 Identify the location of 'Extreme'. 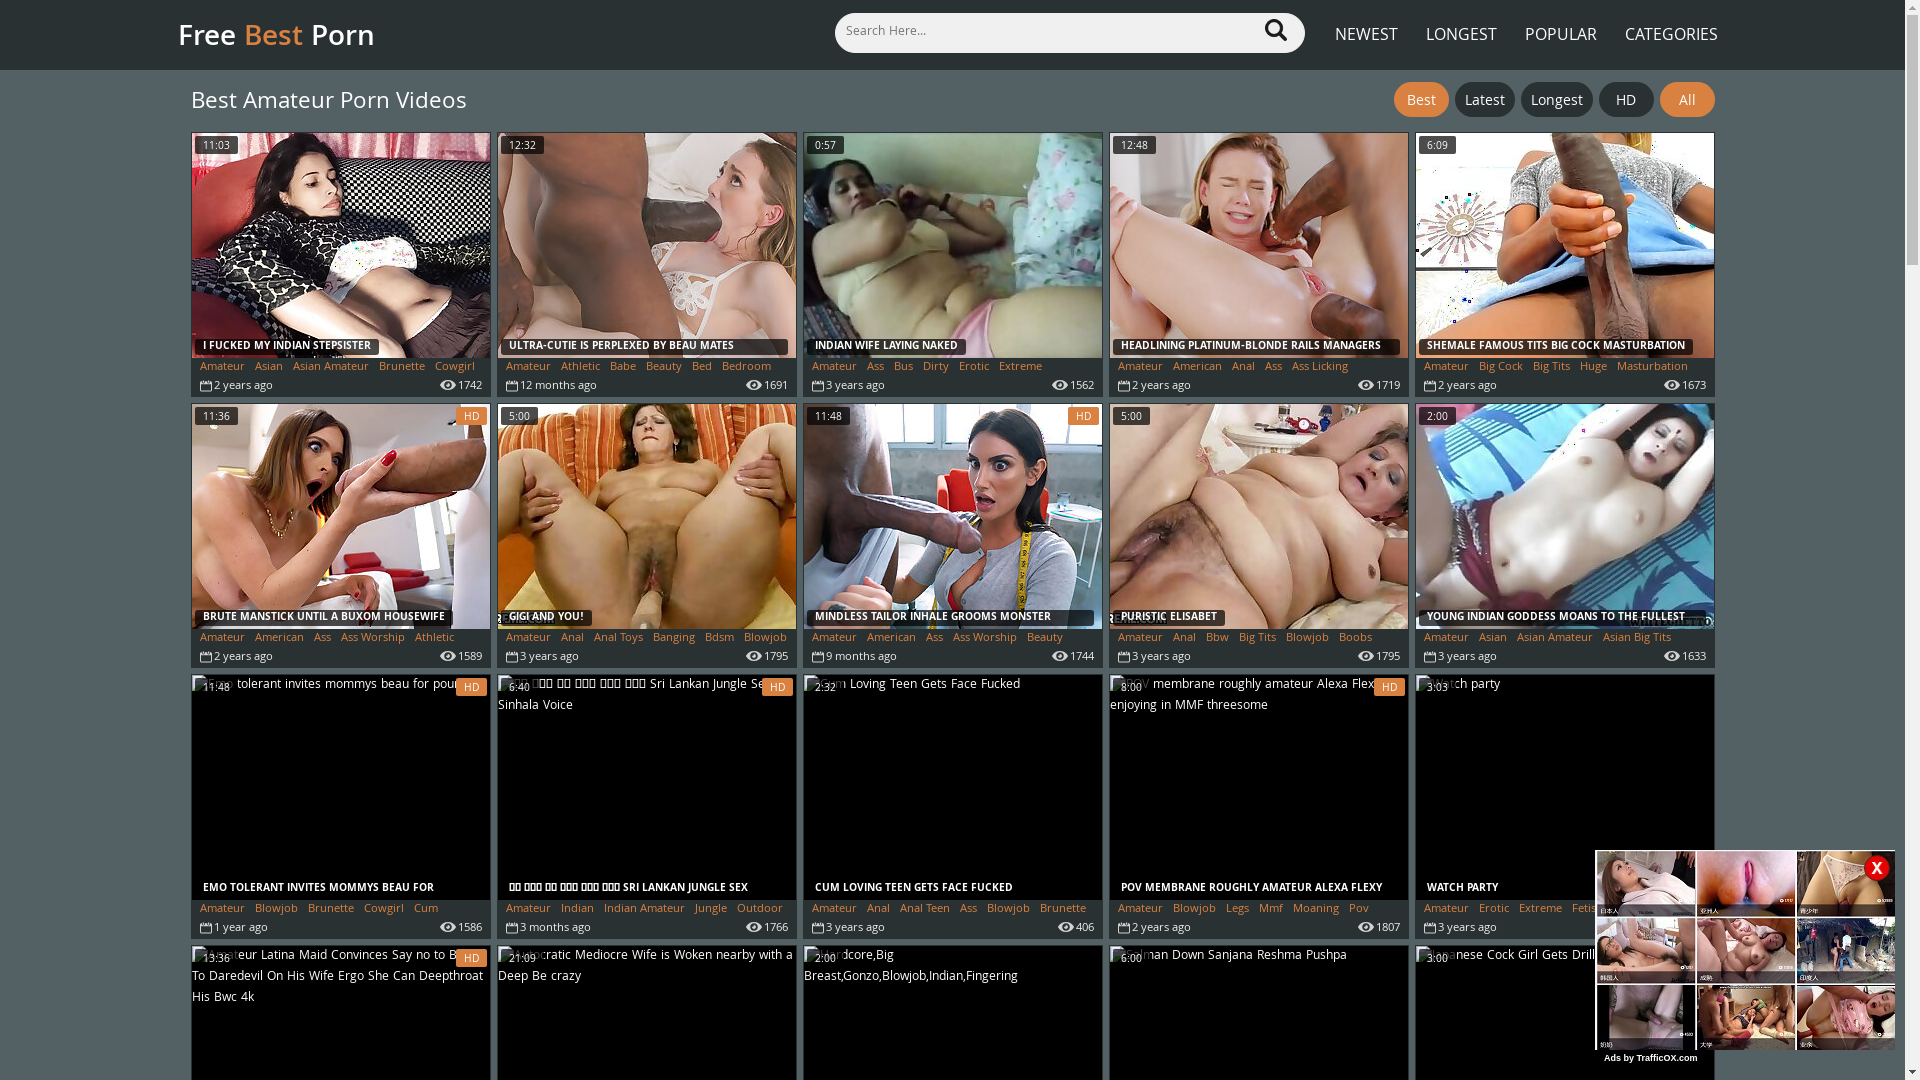
(1019, 367).